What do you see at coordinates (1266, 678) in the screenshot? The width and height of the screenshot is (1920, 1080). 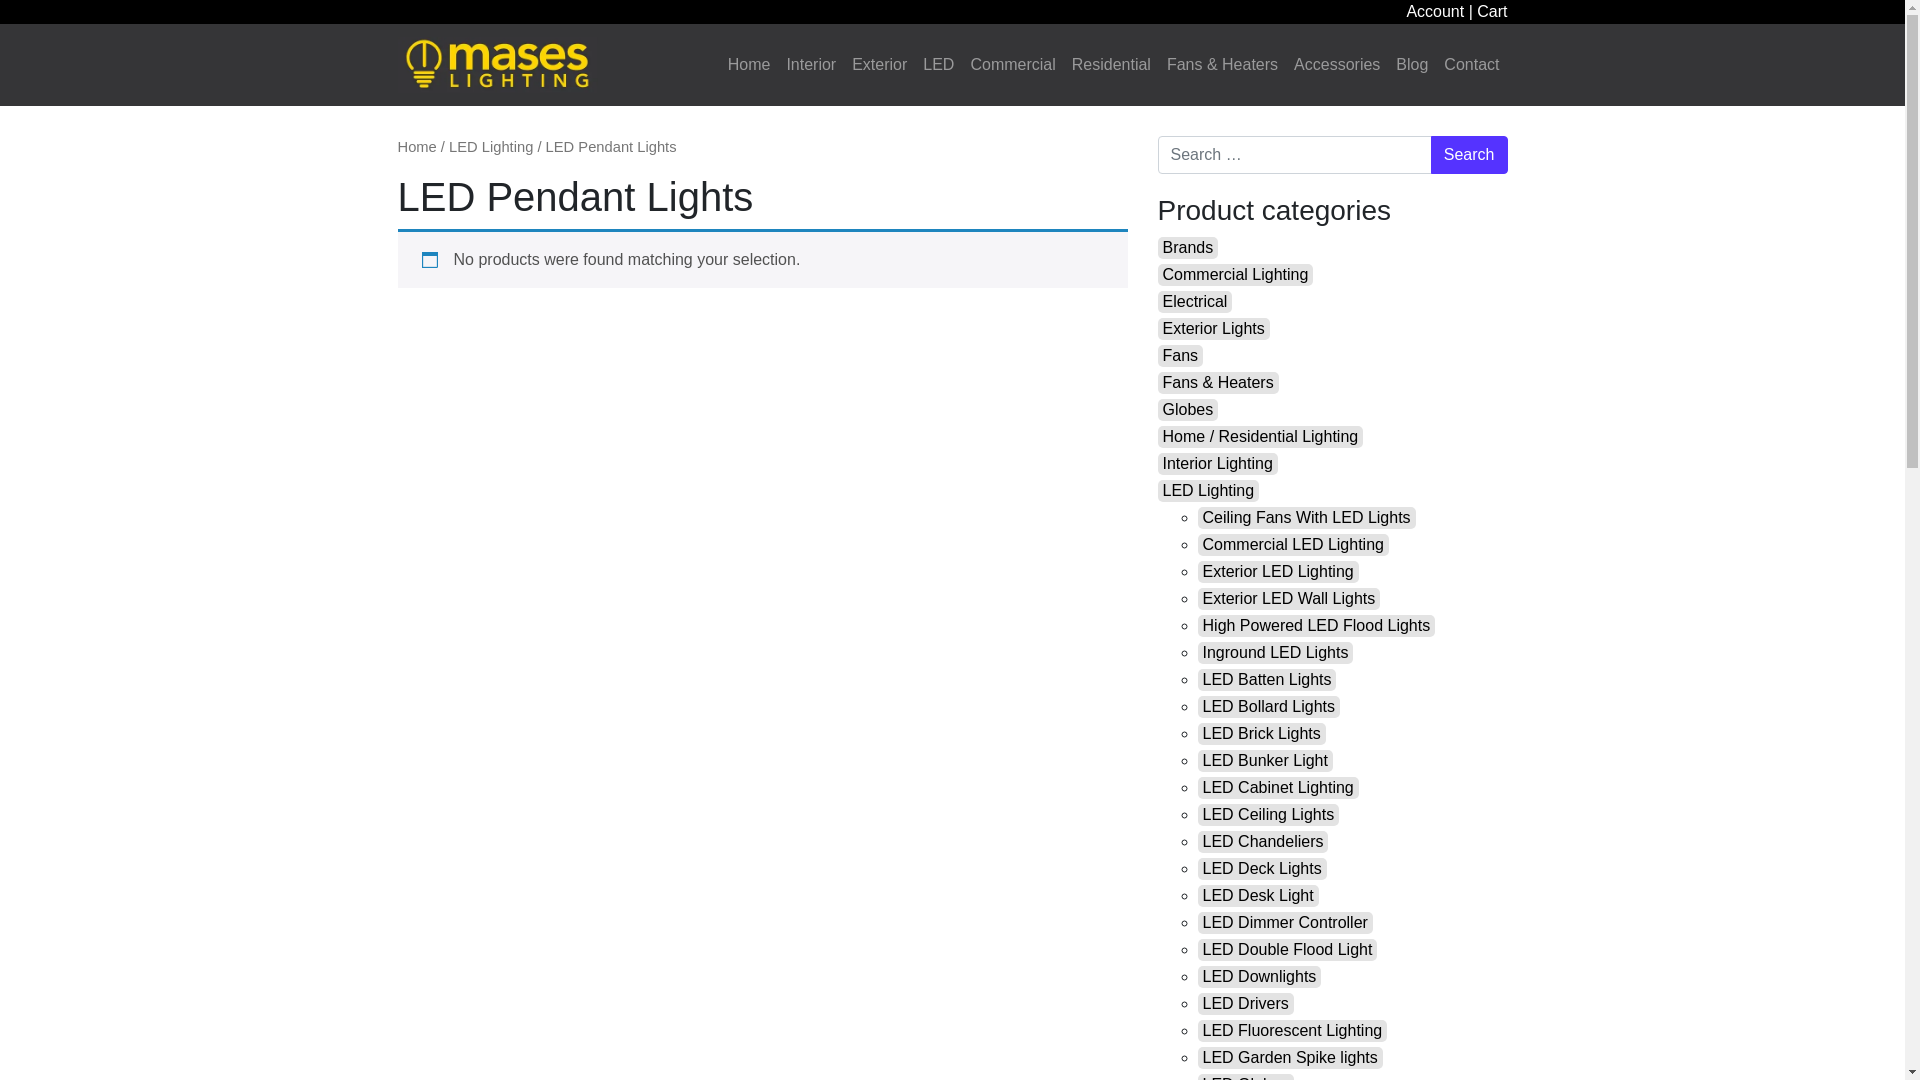 I see `'LED Batten Lights'` at bounding box center [1266, 678].